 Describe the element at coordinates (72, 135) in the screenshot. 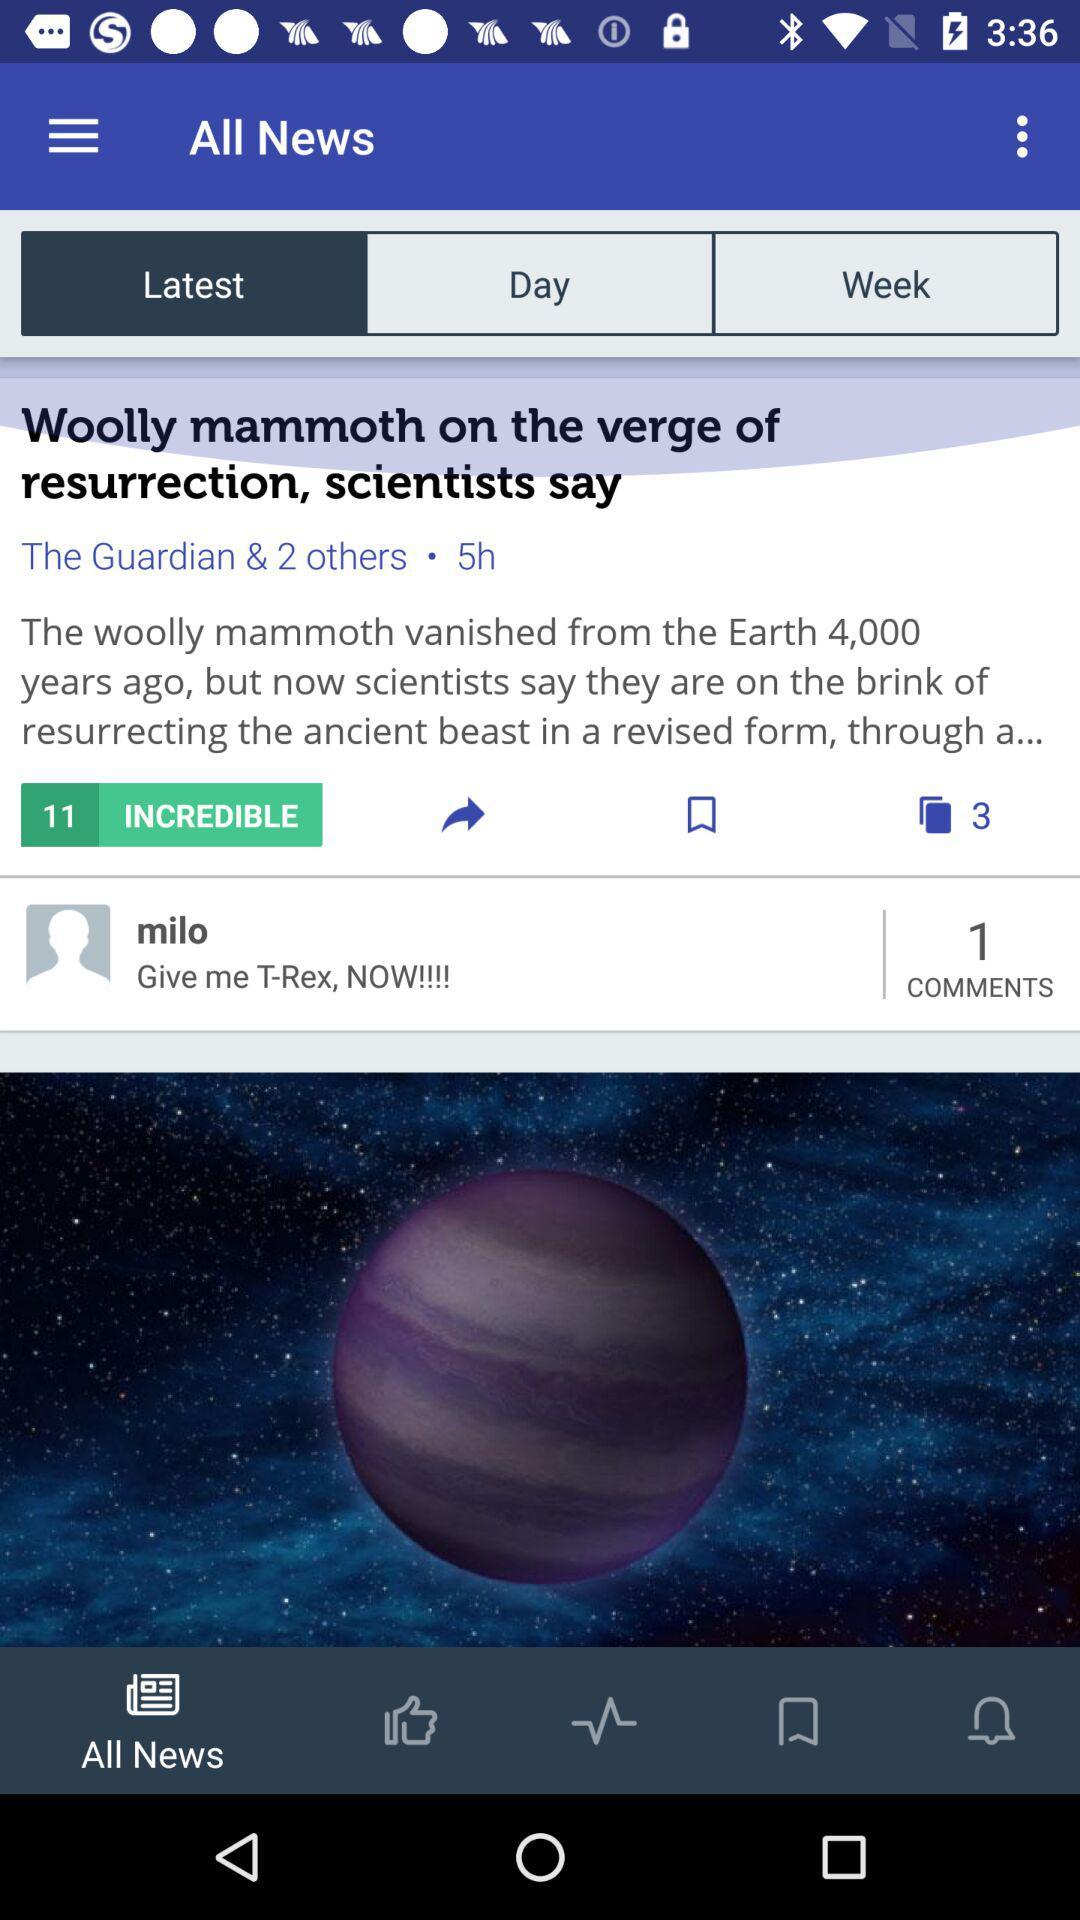

I see `the icon next to the all news item` at that location.